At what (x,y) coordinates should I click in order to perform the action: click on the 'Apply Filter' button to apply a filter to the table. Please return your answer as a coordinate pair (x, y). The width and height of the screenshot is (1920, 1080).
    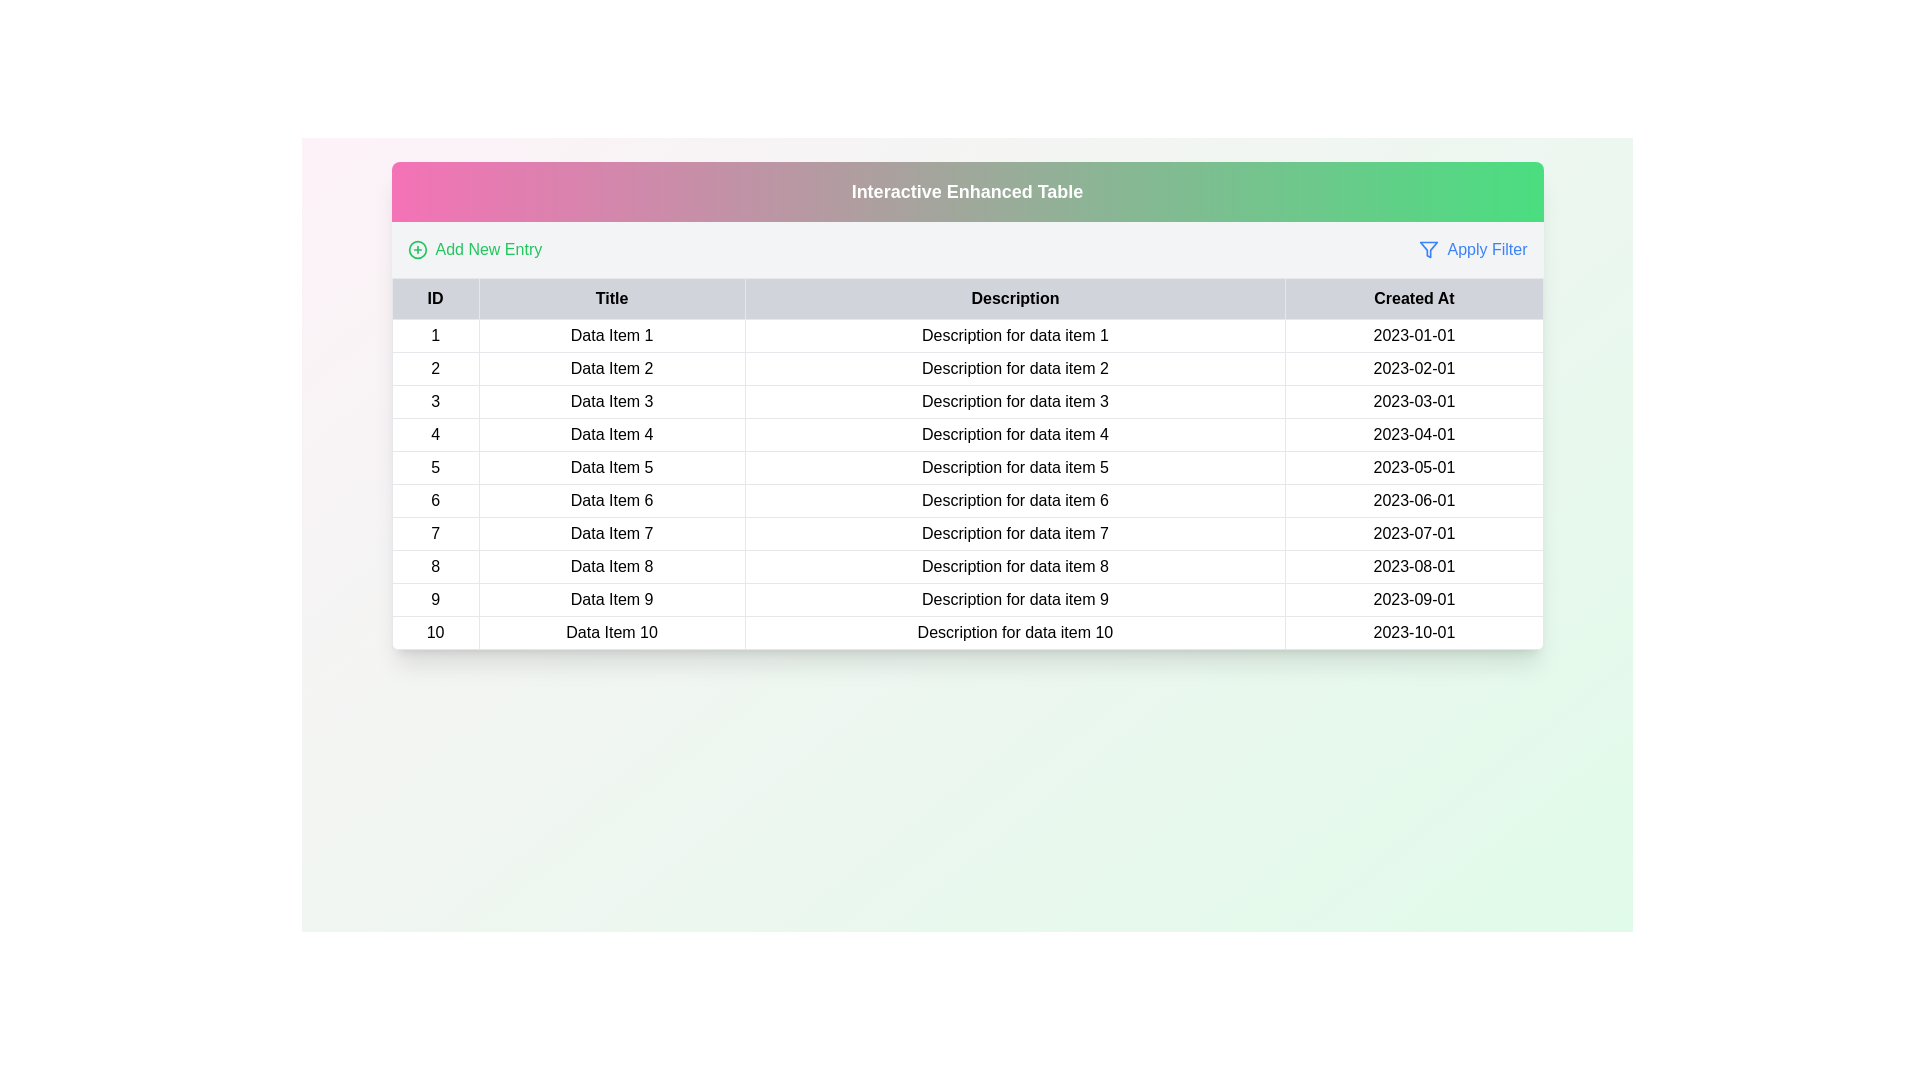
    Looking at the image, I should click on (1473, 249).